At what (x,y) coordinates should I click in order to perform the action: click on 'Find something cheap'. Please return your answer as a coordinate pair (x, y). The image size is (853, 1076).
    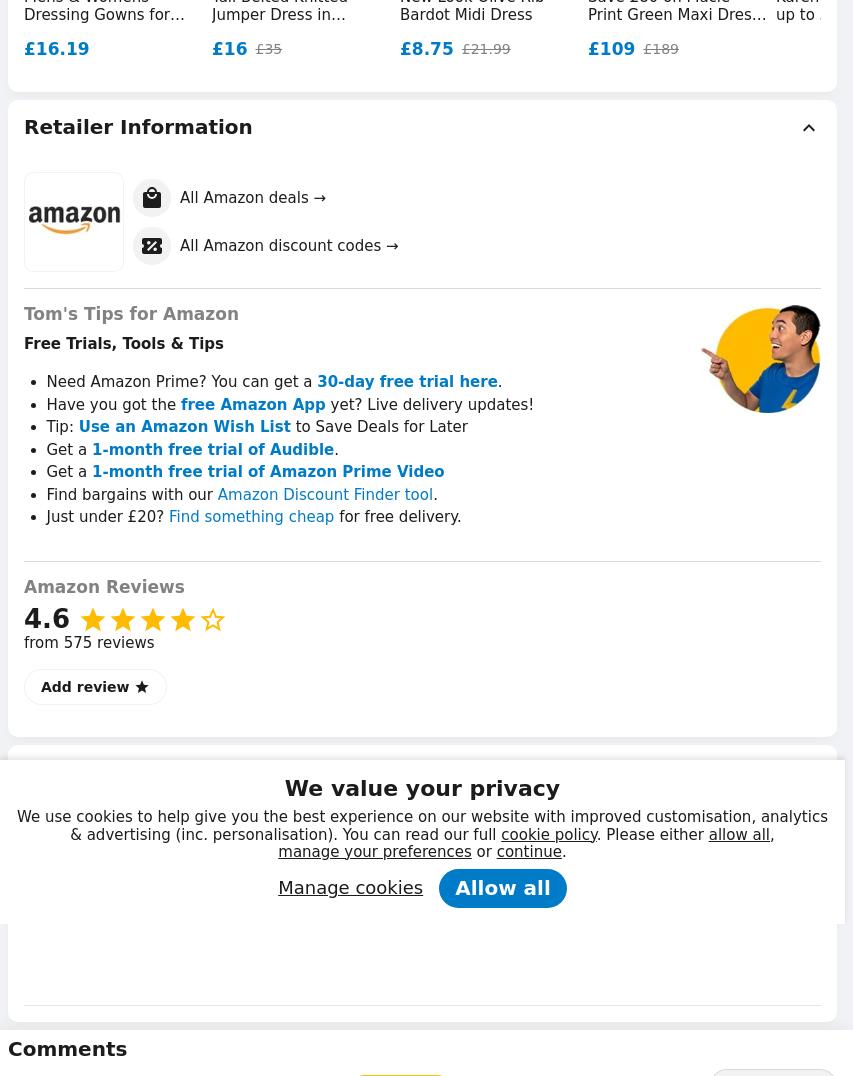
    Looking at the image, I should click on (251, 517).